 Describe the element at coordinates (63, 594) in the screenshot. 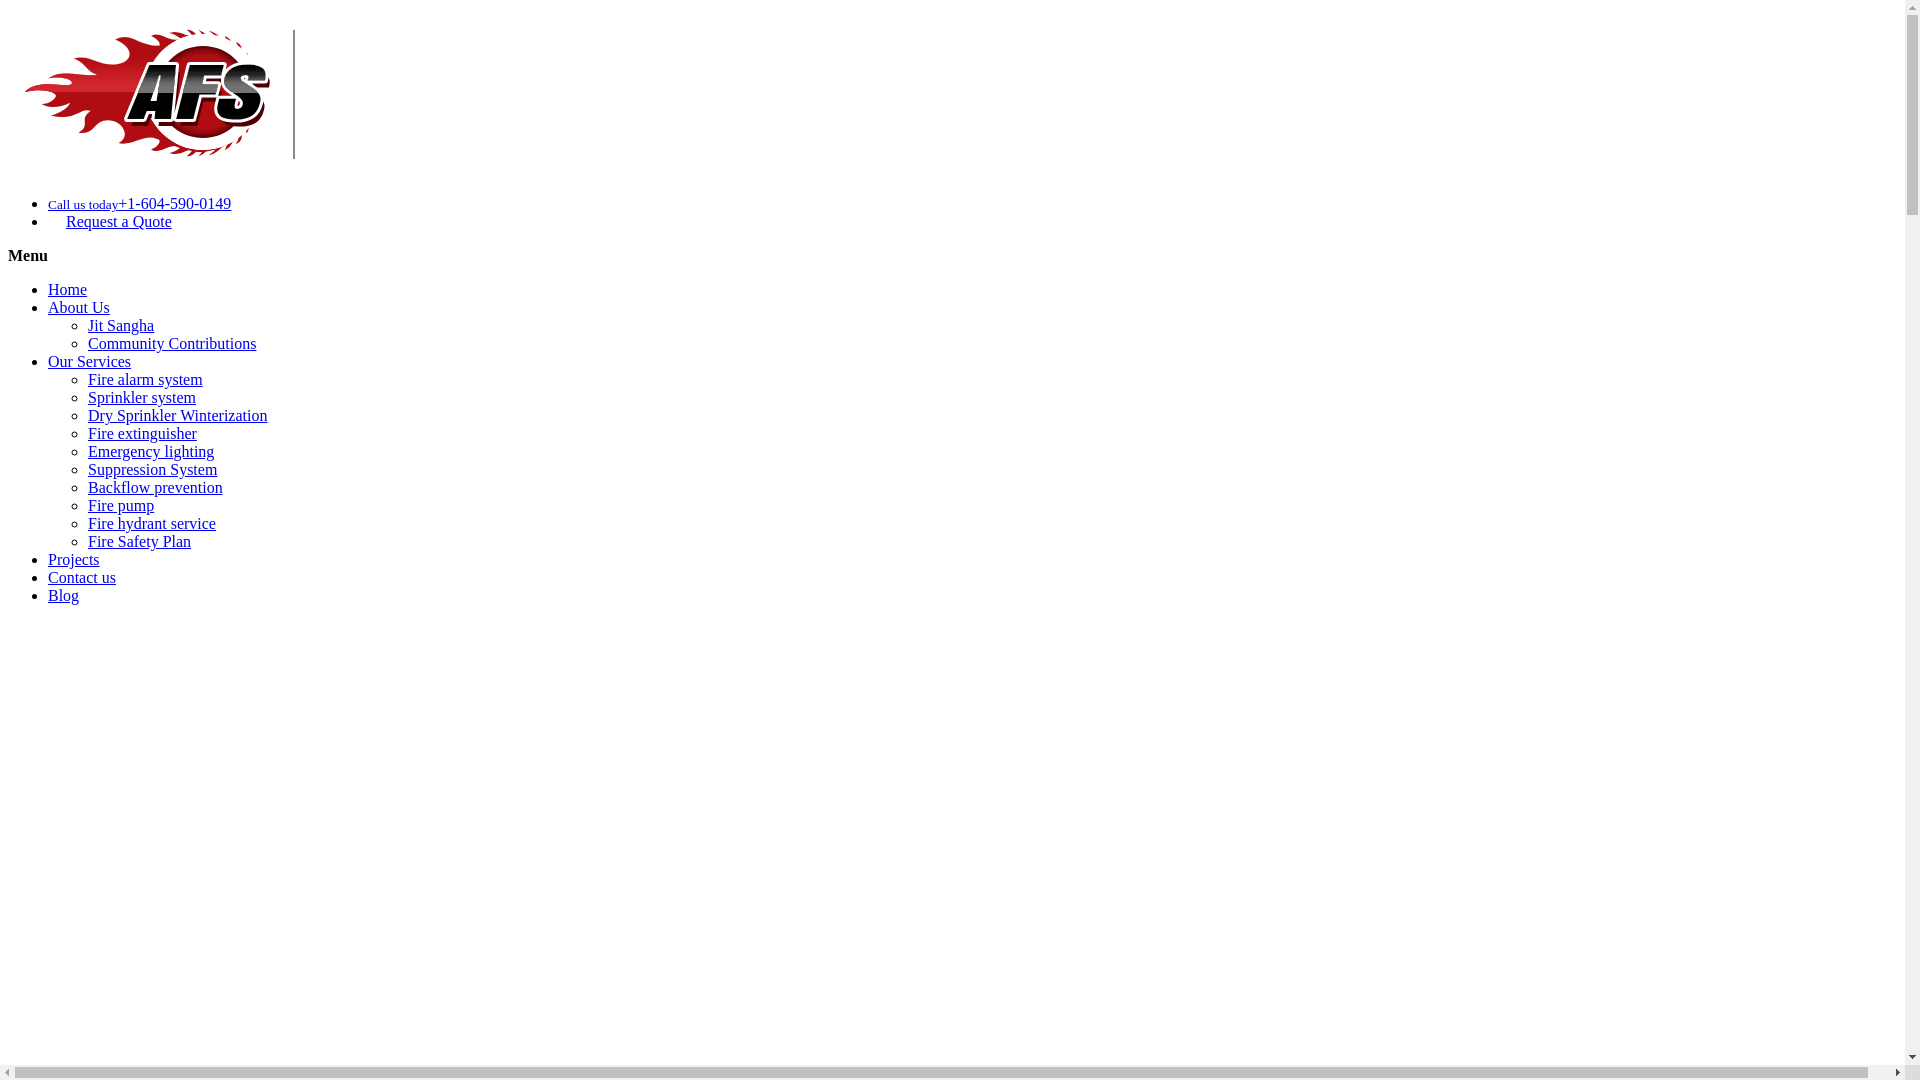

I see `'Blog'` at that location.